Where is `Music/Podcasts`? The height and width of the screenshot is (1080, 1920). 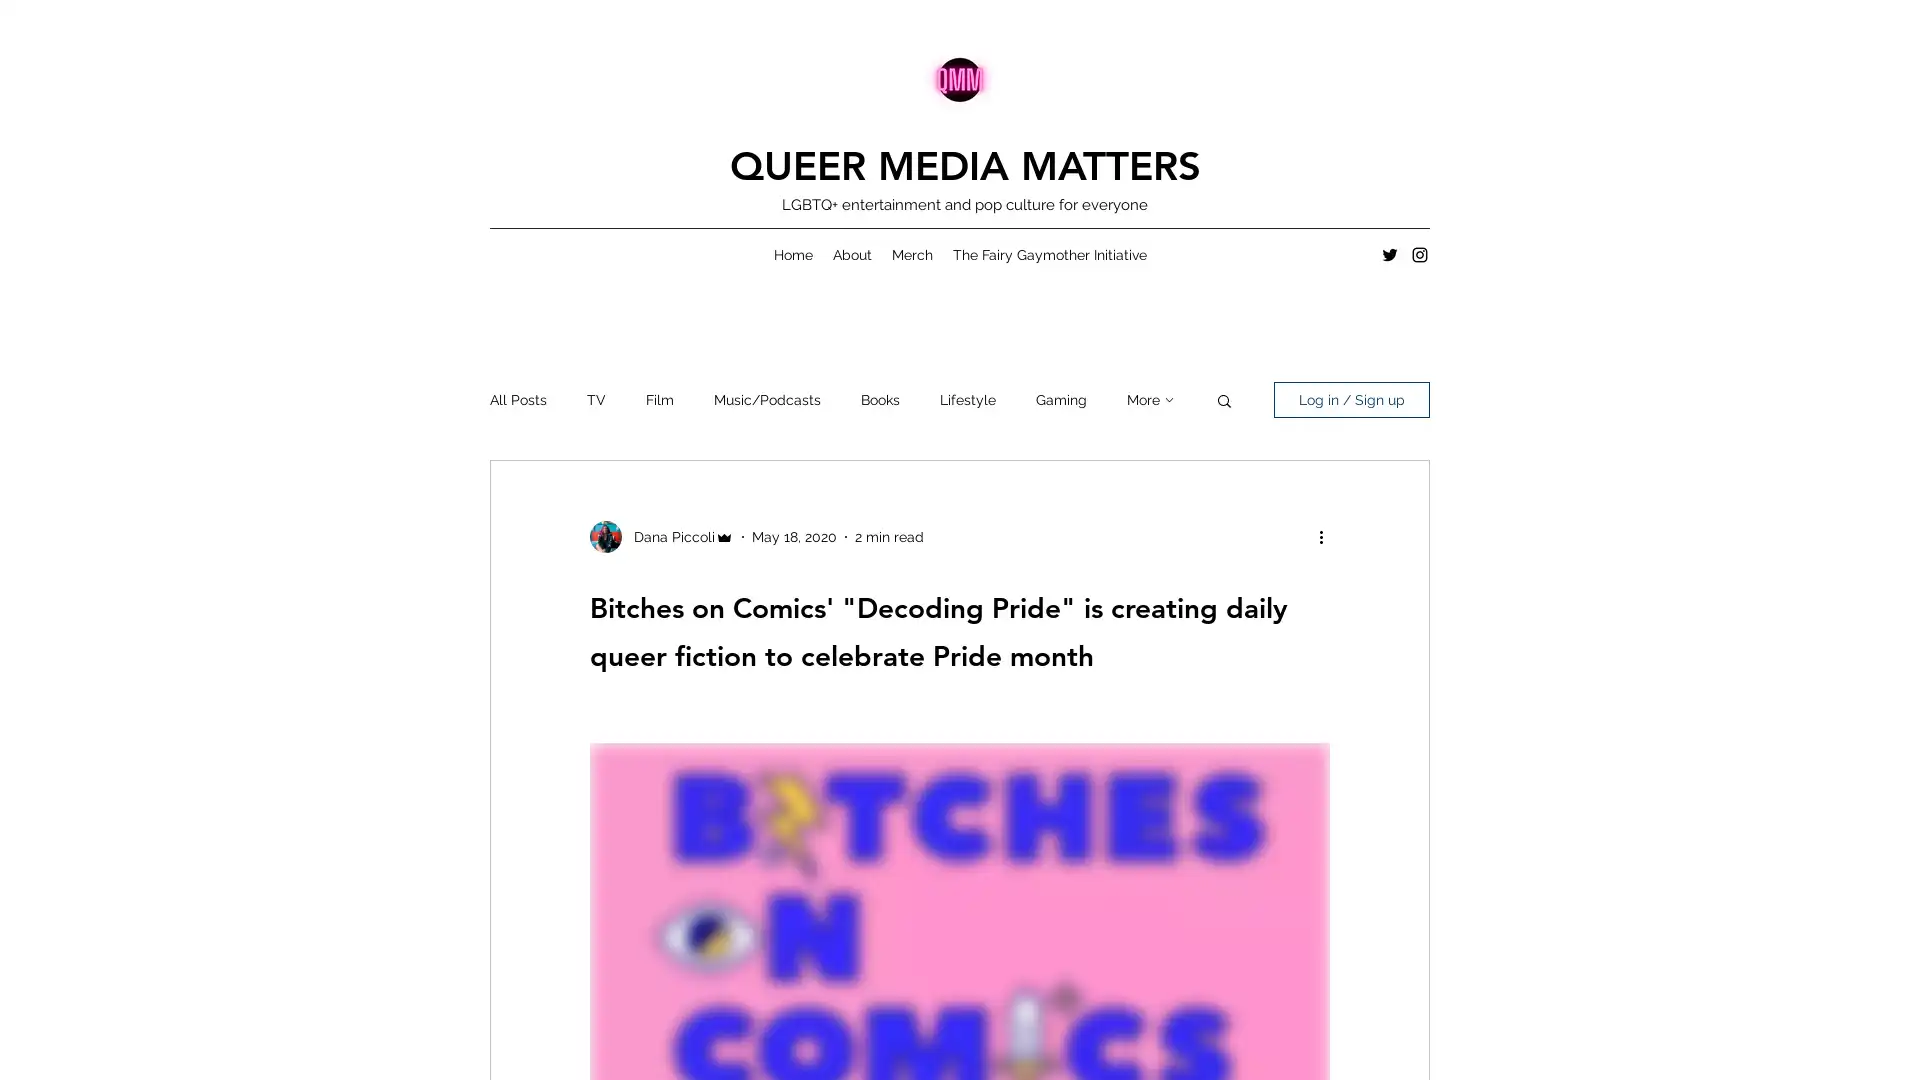 Music/Podcasts is located at coordinates (766, 400).